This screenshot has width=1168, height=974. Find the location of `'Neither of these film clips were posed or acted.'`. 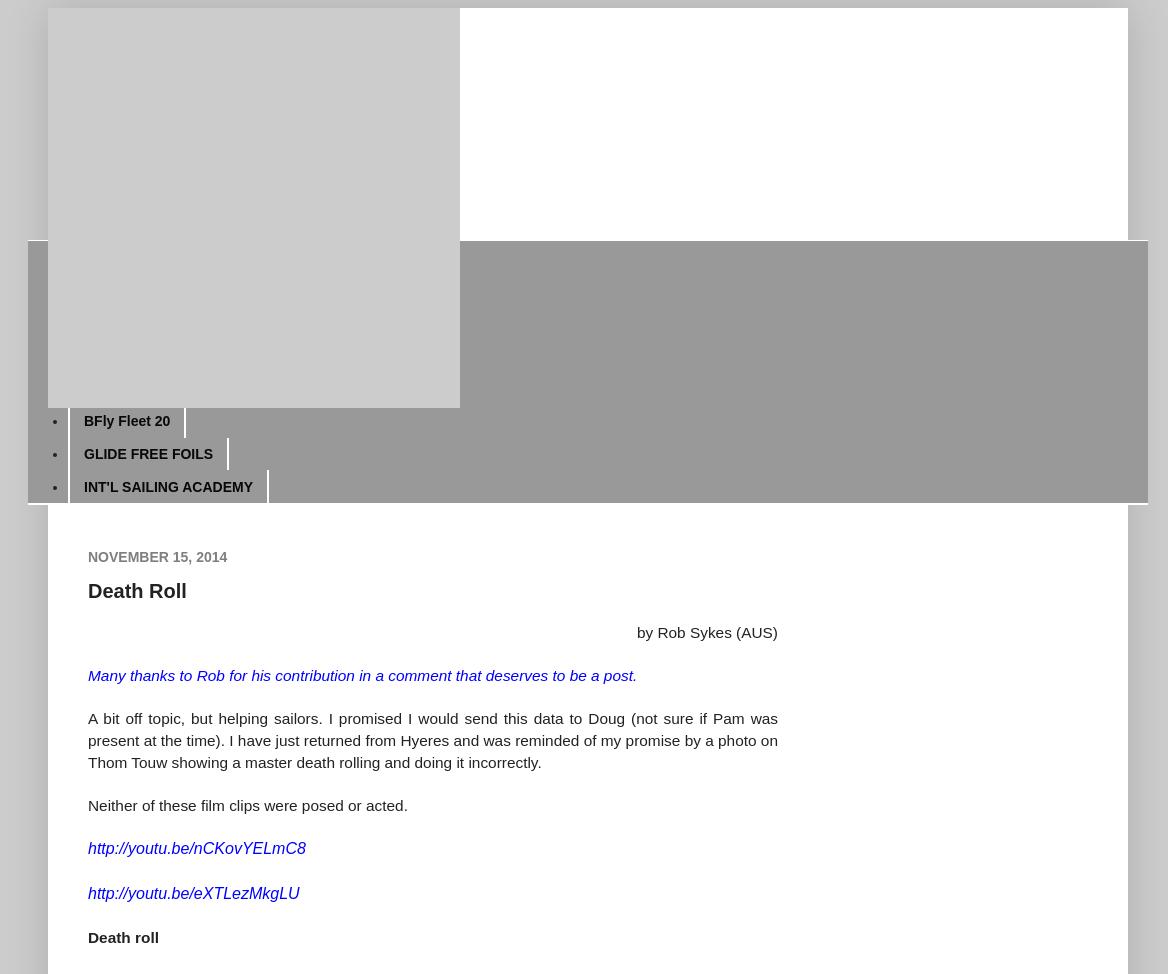

'Neither of these film clips were posed or acted.' is located at coordinates (86, 803).